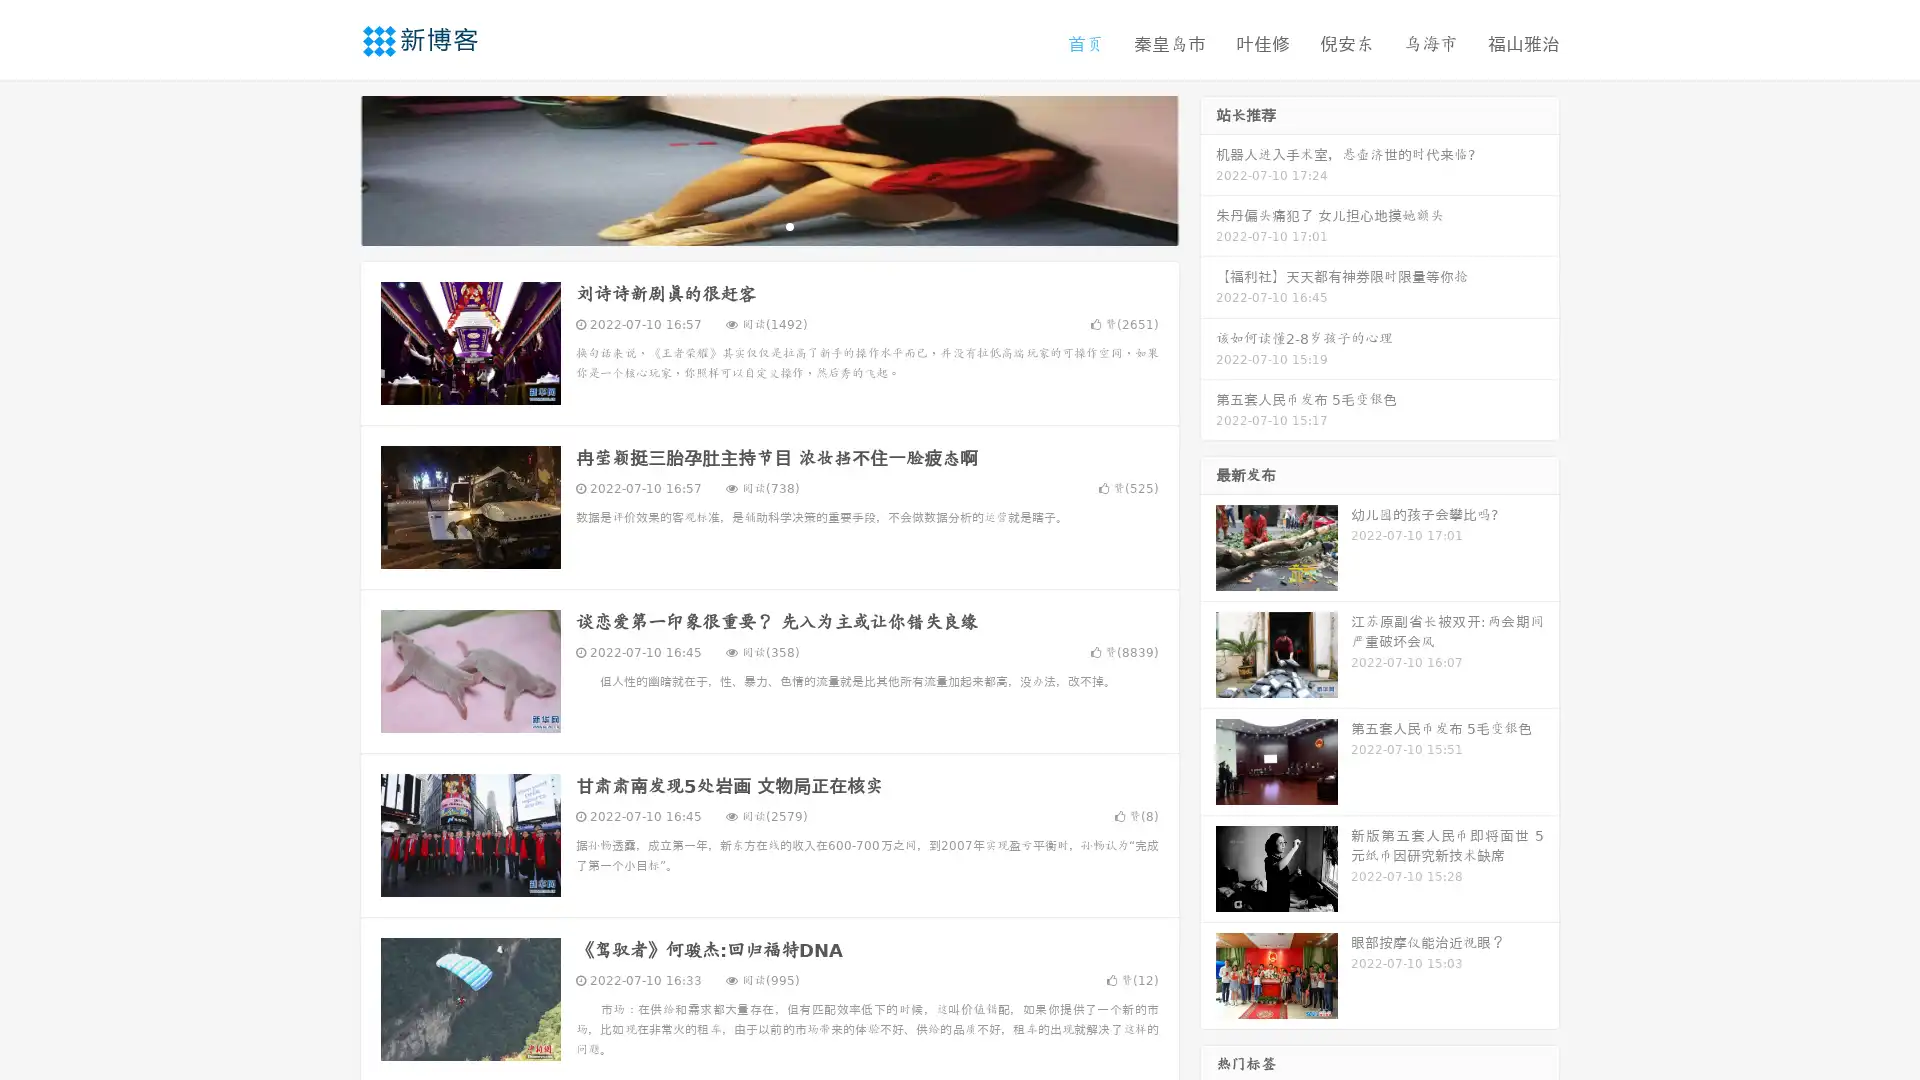 The height and width of the screenshot is (1080, 1920). Describe the element at coordinates (330, 168) in the screenshot. I see `Previous slide` at that location.